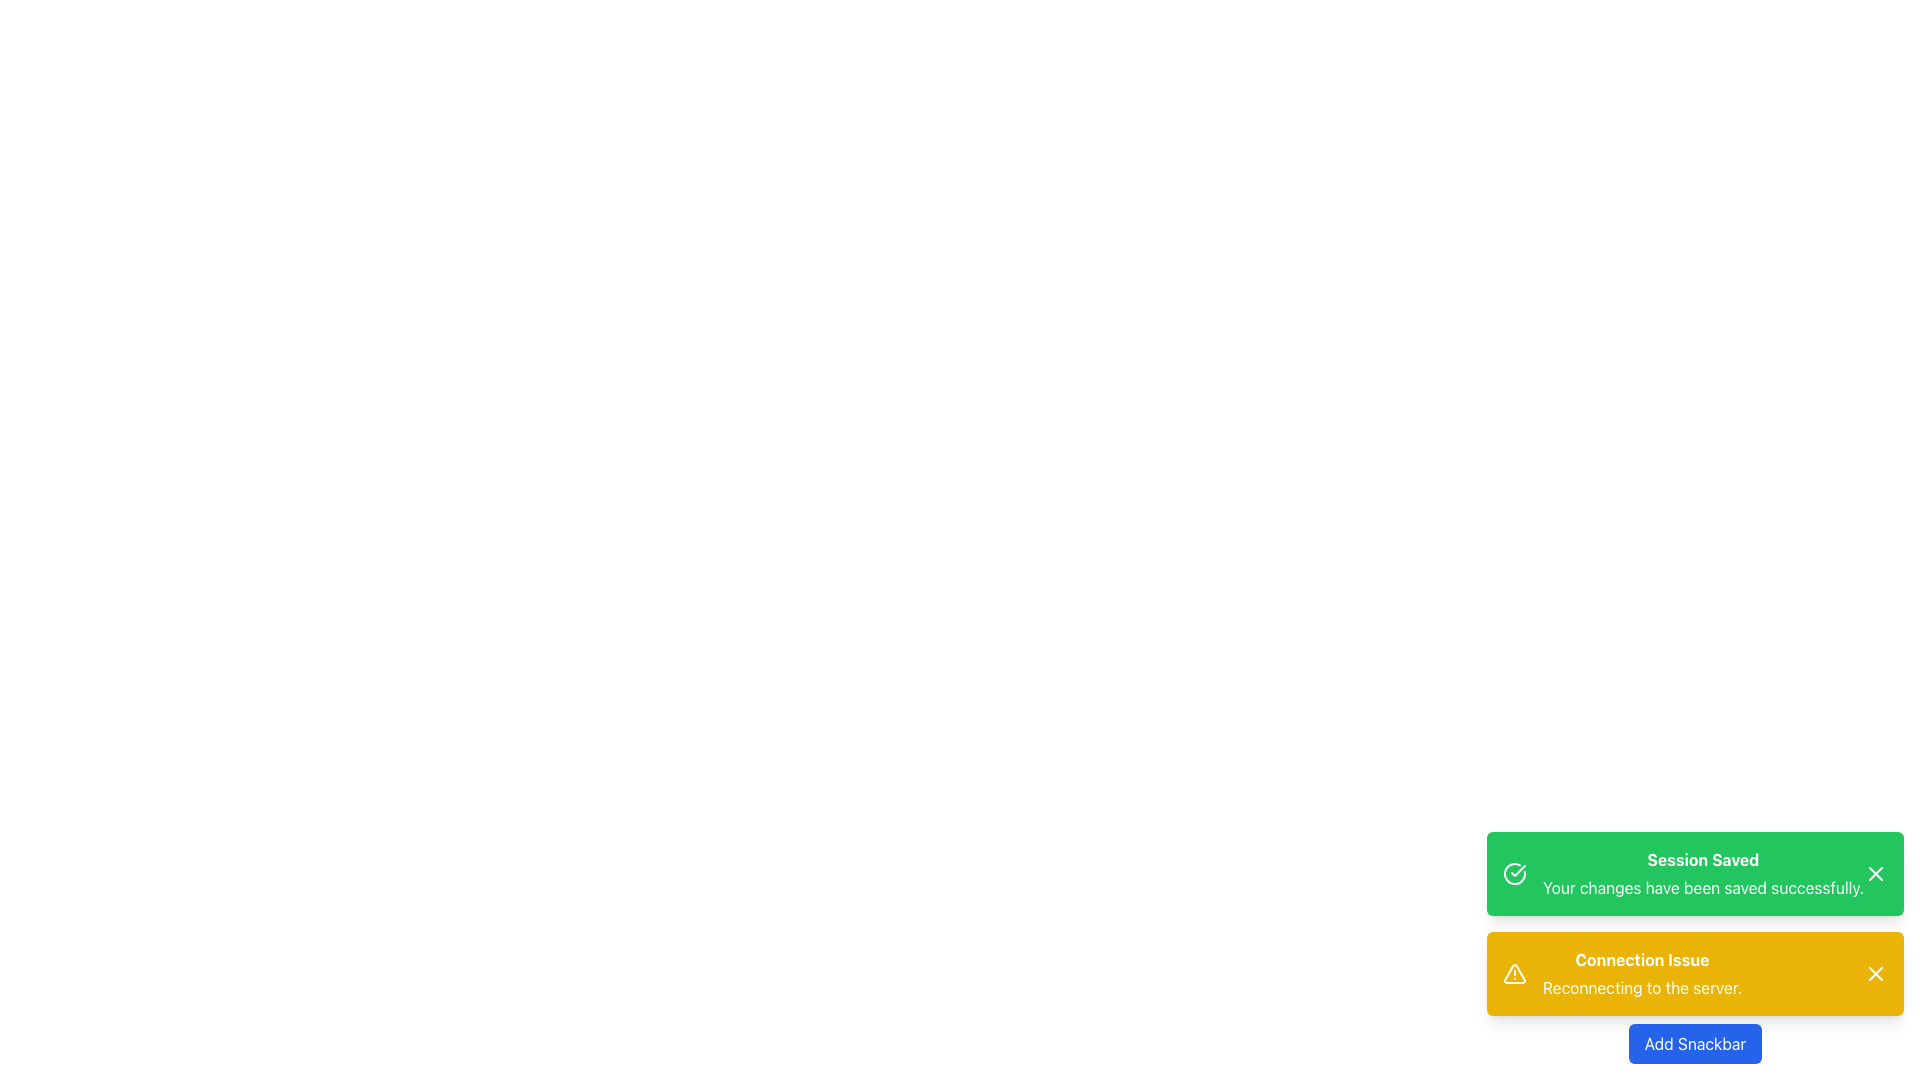  I want to click on the close icon button represented by a stylized 'X' symbol located at the rightmost end of the green 'Session Saved' notification banner, so click(1875, 873).